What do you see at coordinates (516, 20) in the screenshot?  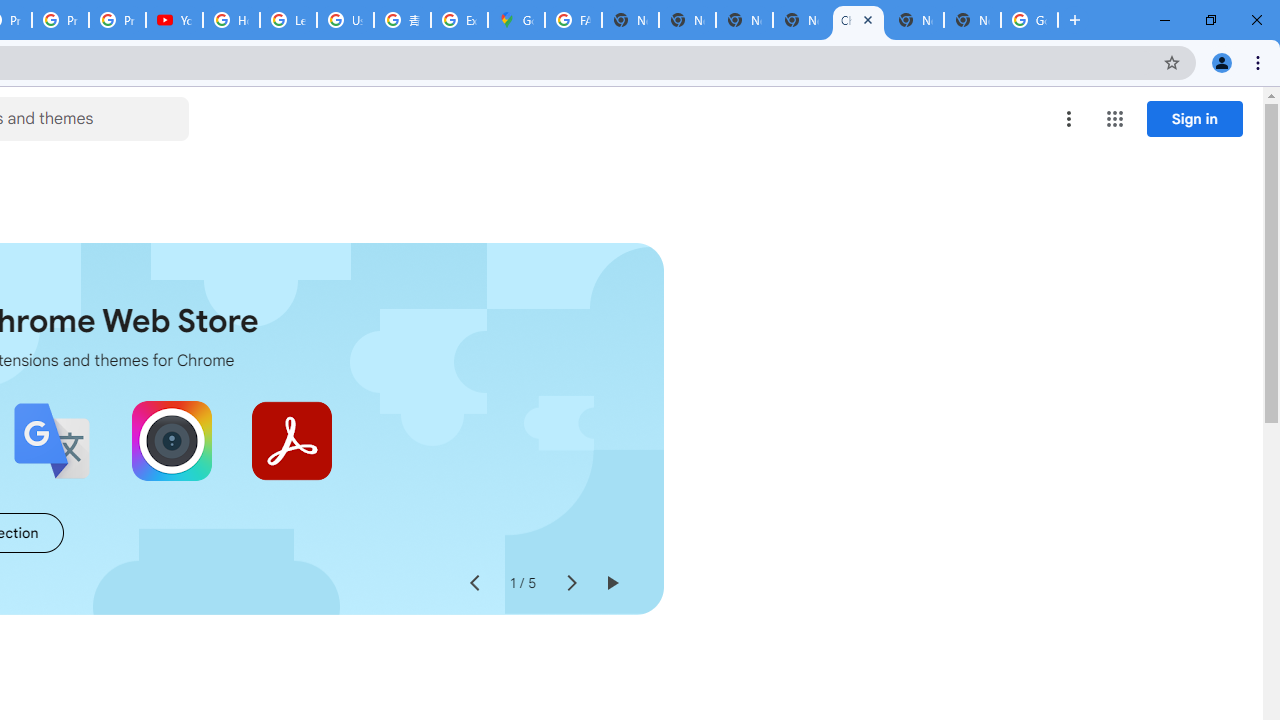 I see `'Google Maps'` at bounding box center [516, 20].